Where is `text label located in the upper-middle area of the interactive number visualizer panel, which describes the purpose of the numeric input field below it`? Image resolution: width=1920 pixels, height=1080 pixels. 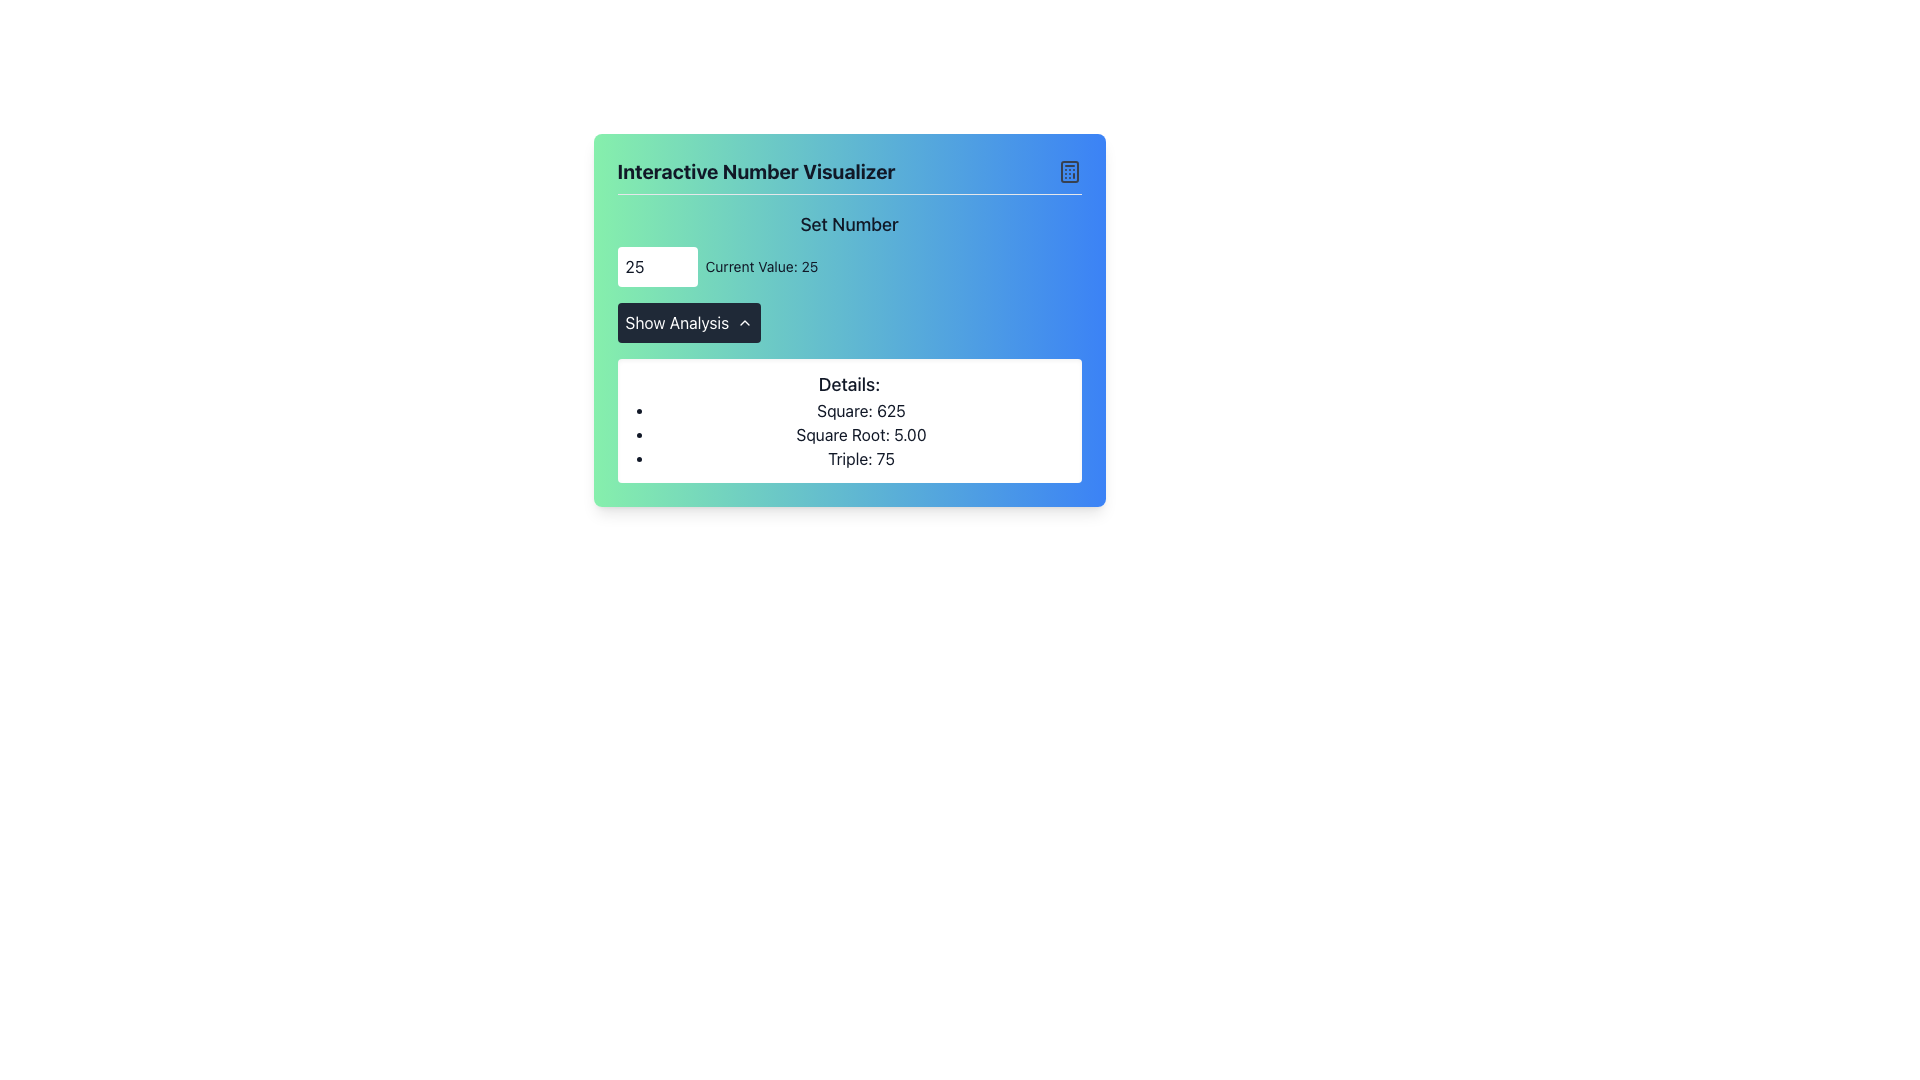 text label located in the upper-middle area of the interactive number visualizer panel, which describes the purpose of the numeric input field below it is located at coordinates (849, 224).